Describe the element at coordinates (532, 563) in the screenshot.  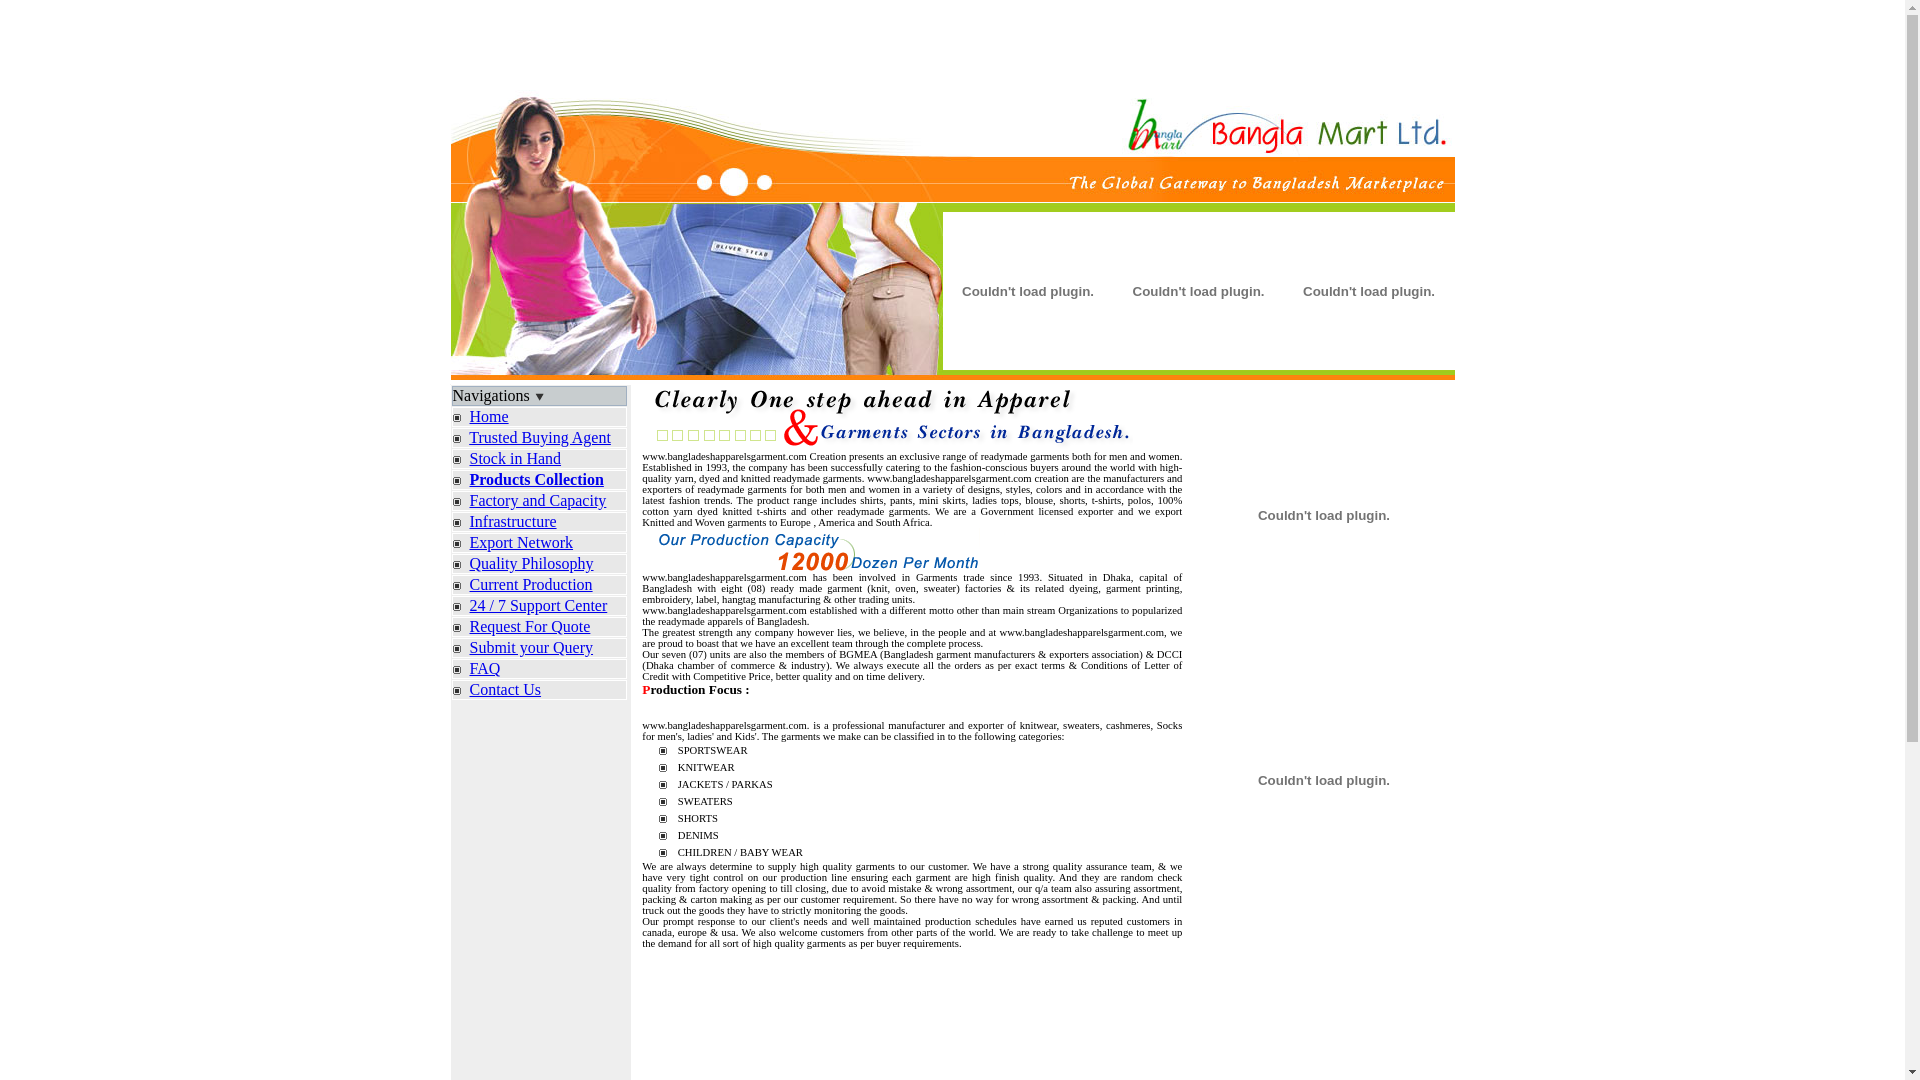
I see `'Quality Philosophy'` at that location.